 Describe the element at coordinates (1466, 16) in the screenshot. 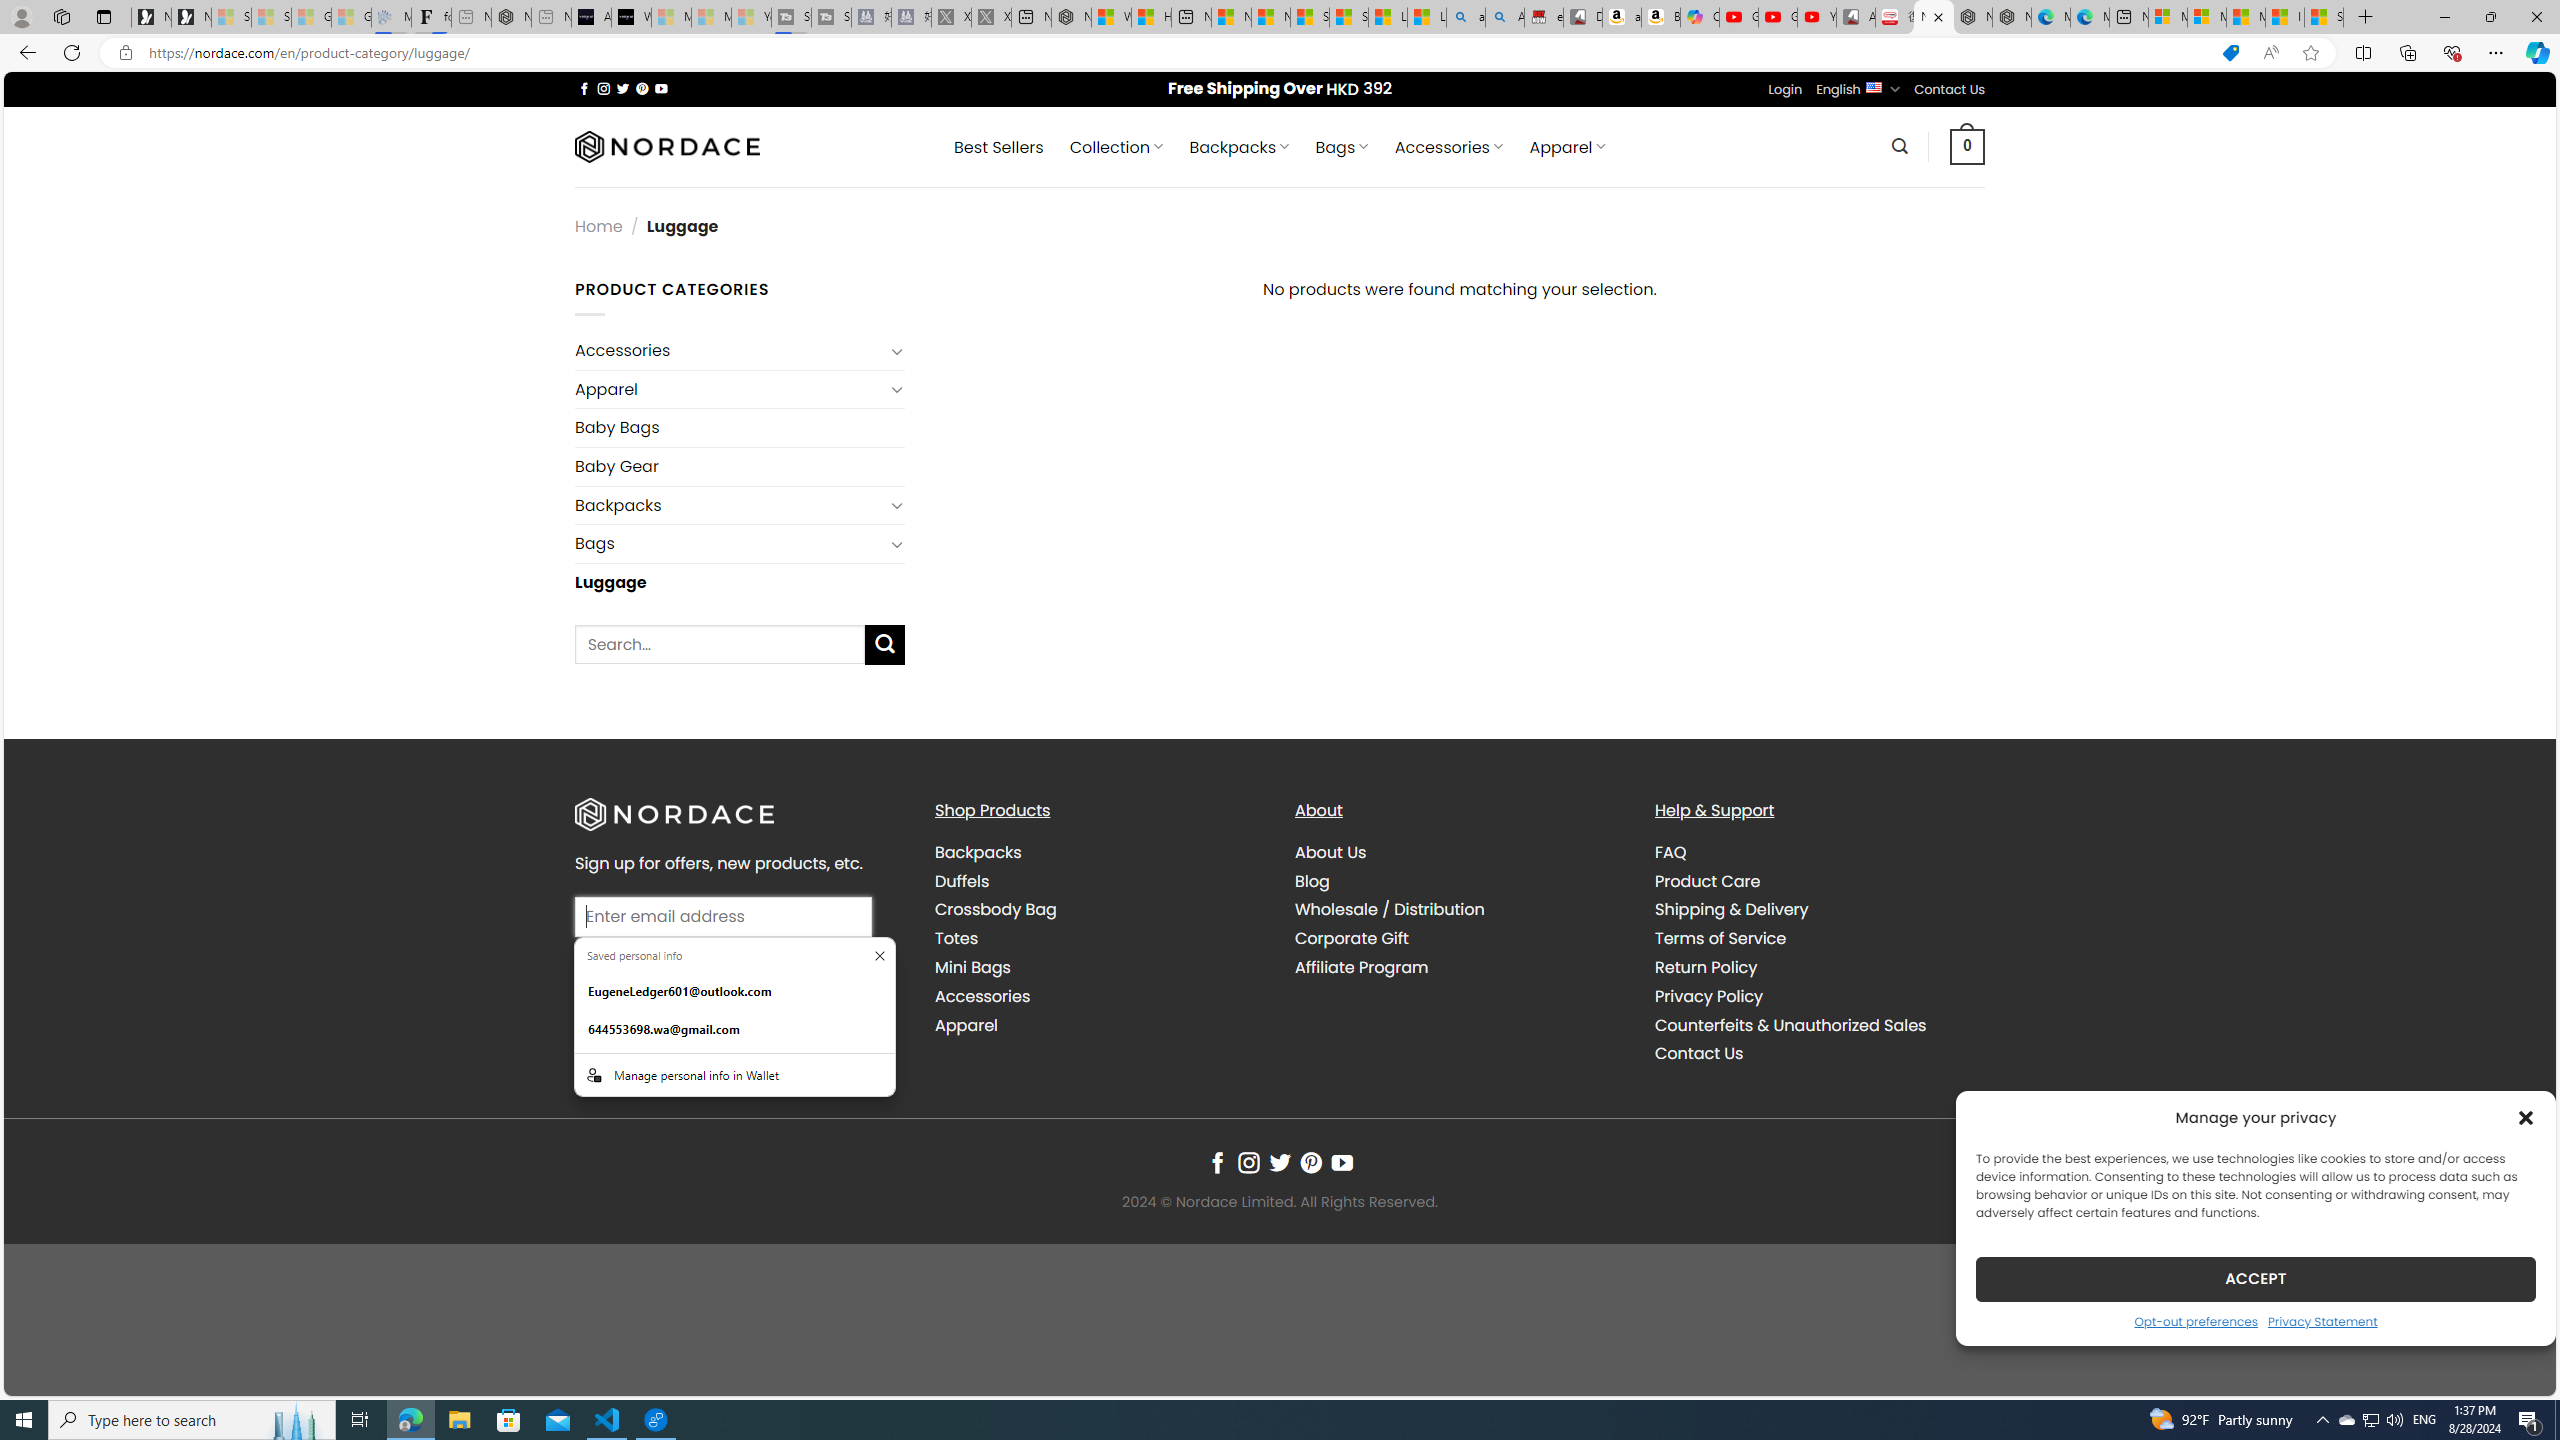

I see `'amazon - Search'` at that location.